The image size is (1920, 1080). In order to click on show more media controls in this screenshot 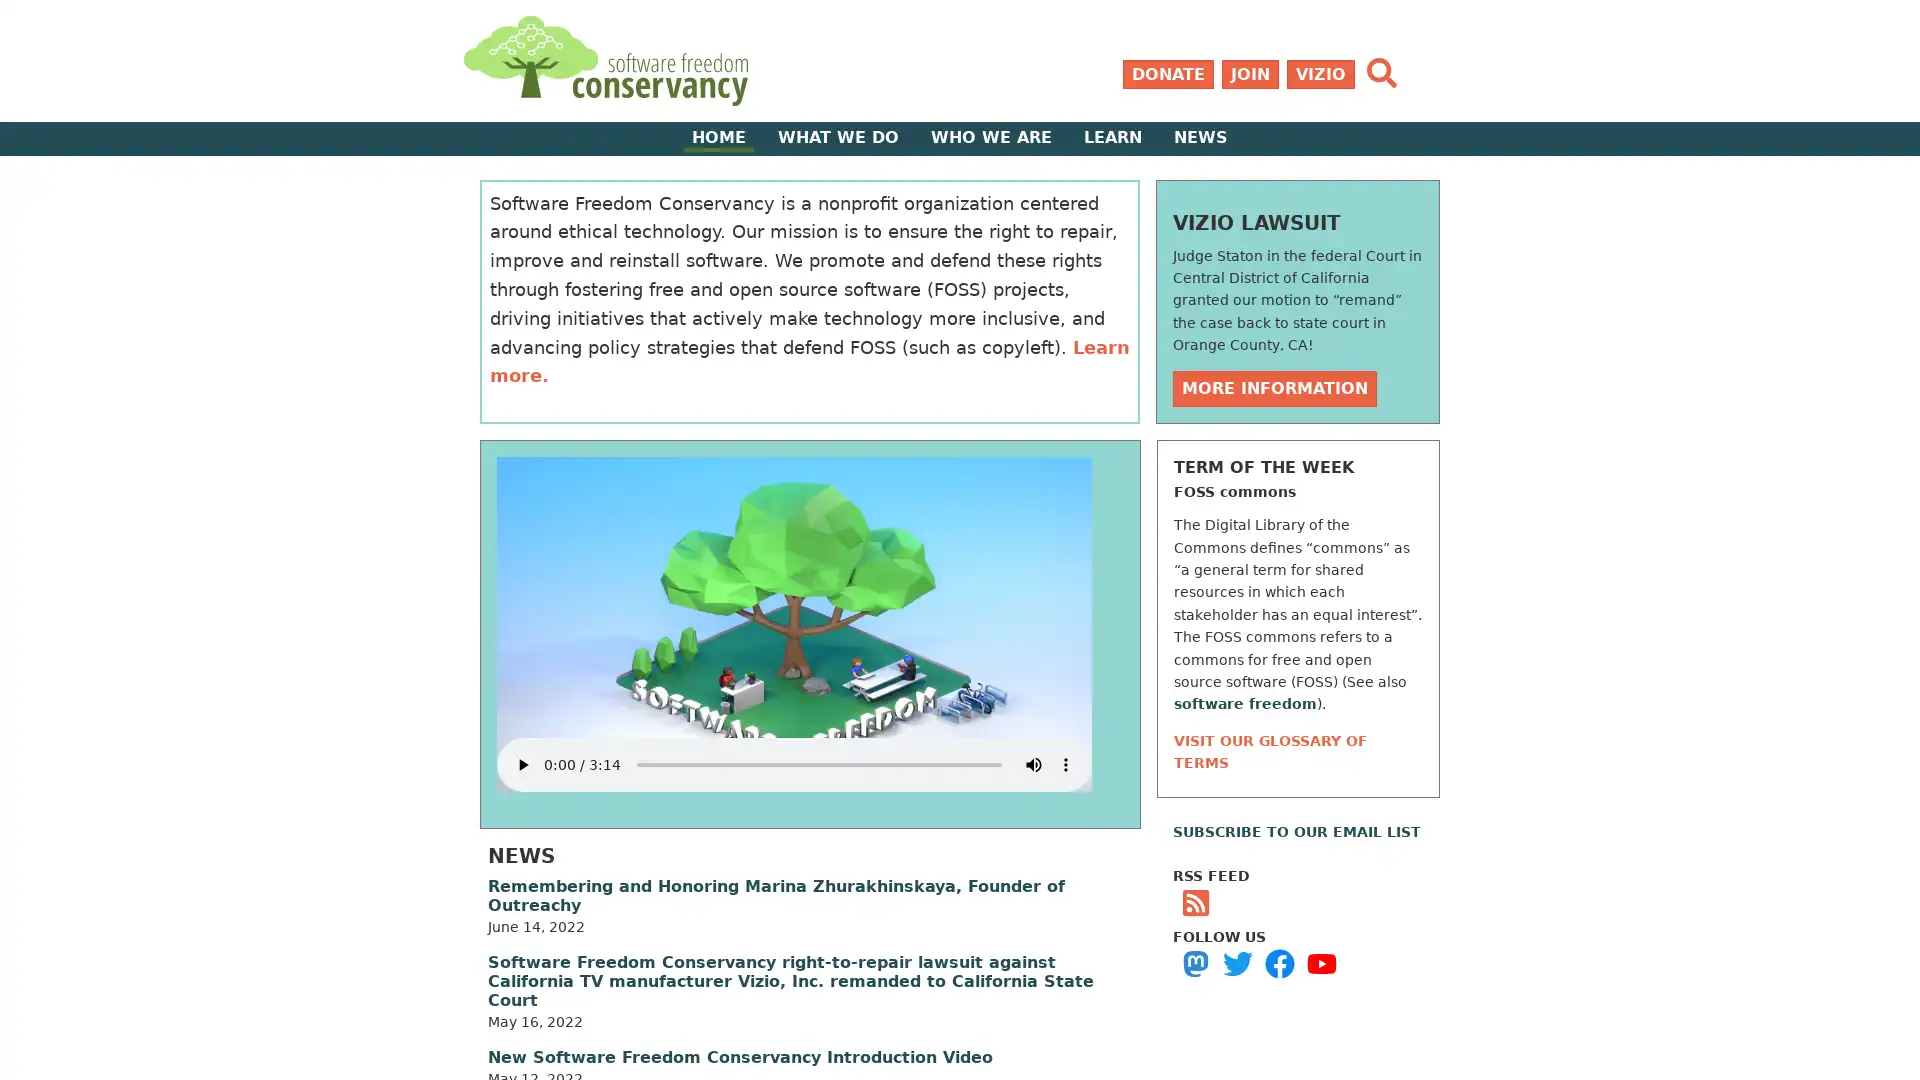, I will do `click(1064, 763)`.